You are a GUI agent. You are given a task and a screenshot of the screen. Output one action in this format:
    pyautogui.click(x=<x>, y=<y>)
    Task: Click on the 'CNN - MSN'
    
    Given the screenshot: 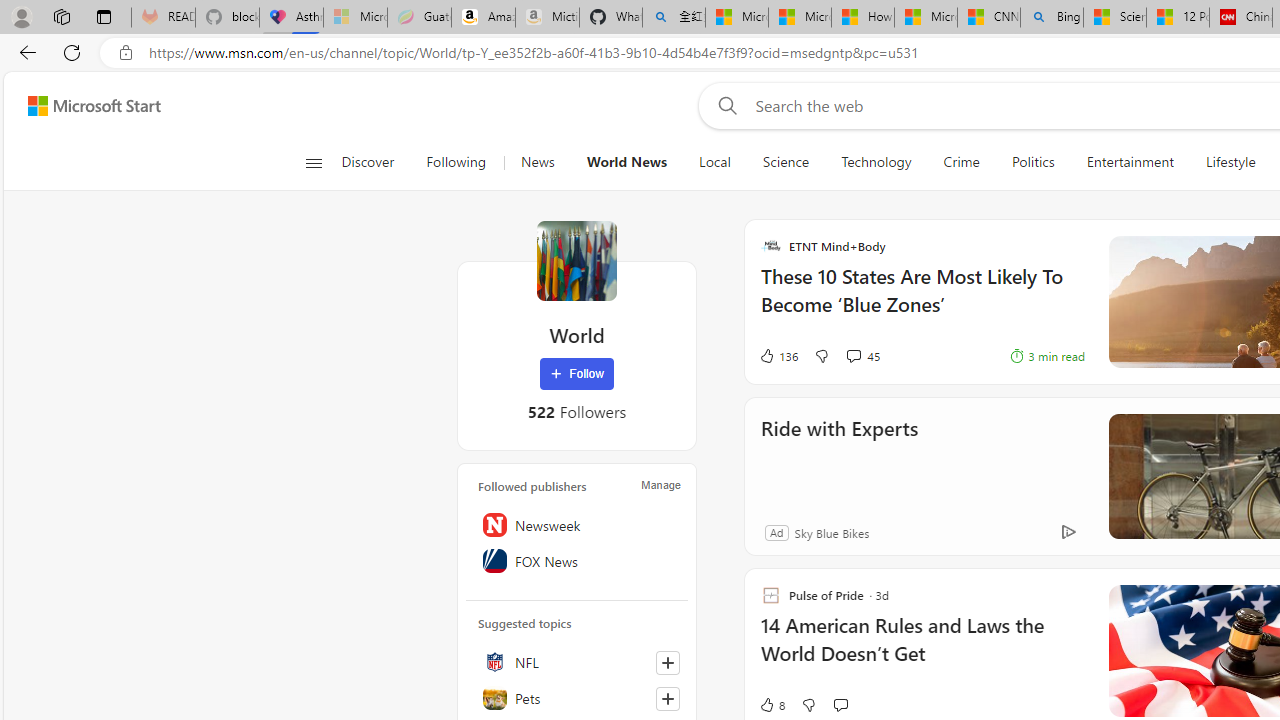 What is the action you would take?
    pyautogui.click(x=988, y=17)
    